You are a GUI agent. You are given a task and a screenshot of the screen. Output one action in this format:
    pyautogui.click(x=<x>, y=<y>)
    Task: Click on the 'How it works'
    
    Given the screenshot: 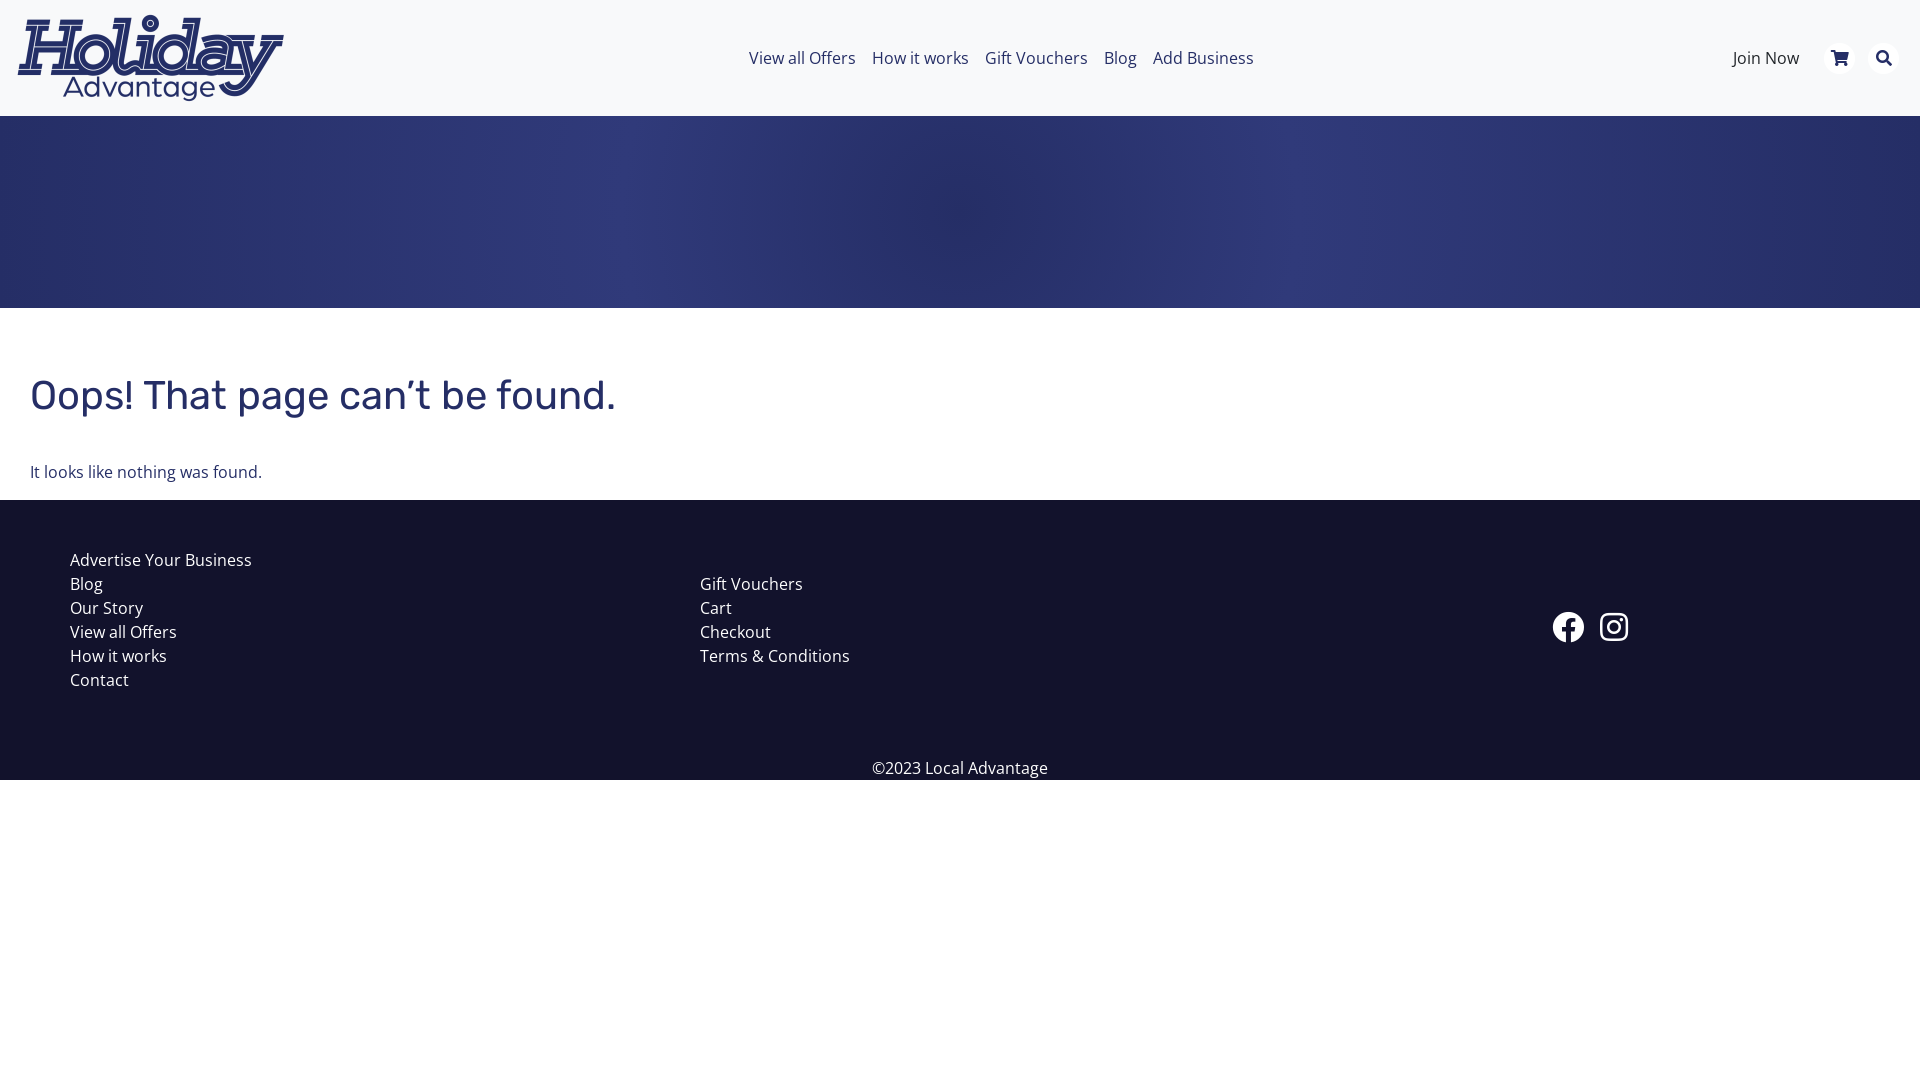 What is the action you would take?
    pyautogui.click(x=864, y=56)
    